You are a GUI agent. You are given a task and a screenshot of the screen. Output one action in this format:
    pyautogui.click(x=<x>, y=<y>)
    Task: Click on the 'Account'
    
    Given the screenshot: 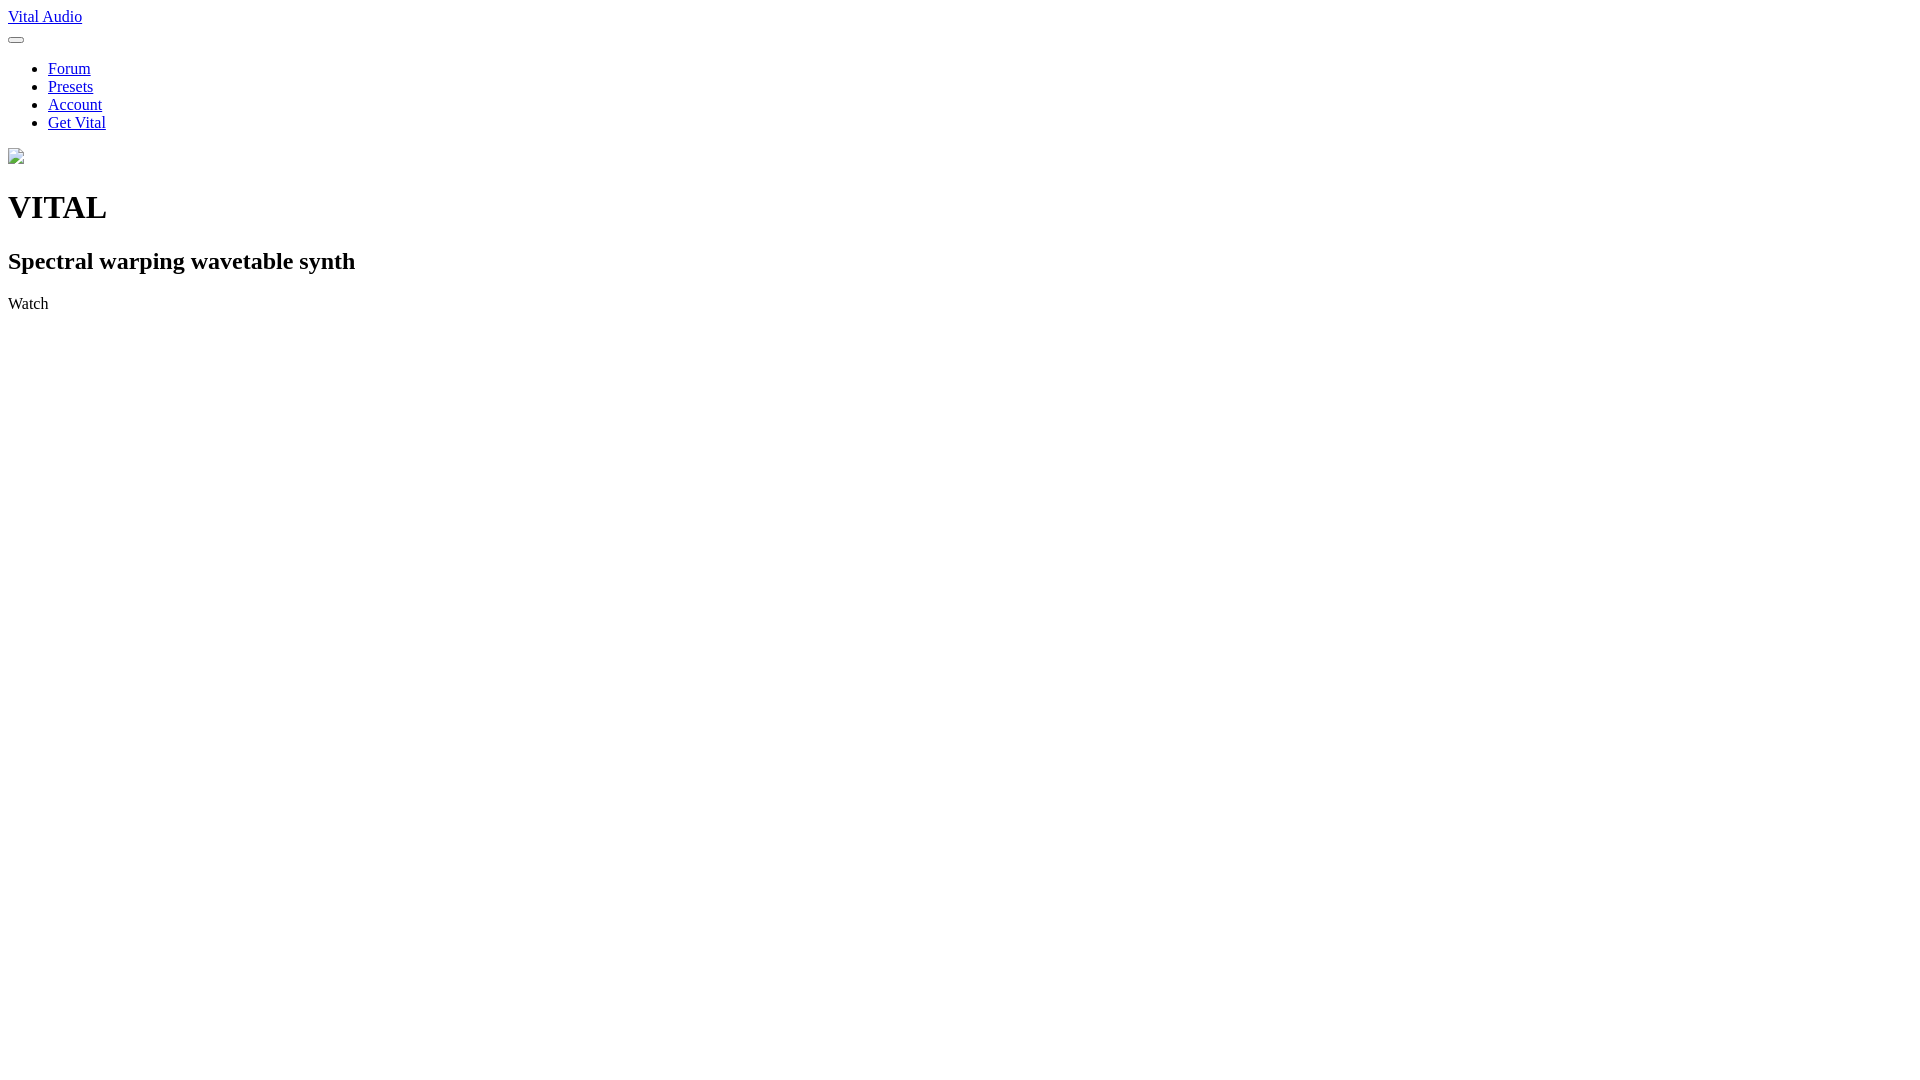 What is the action you would take?
    pyautogui.click(x=75, y=104)
    